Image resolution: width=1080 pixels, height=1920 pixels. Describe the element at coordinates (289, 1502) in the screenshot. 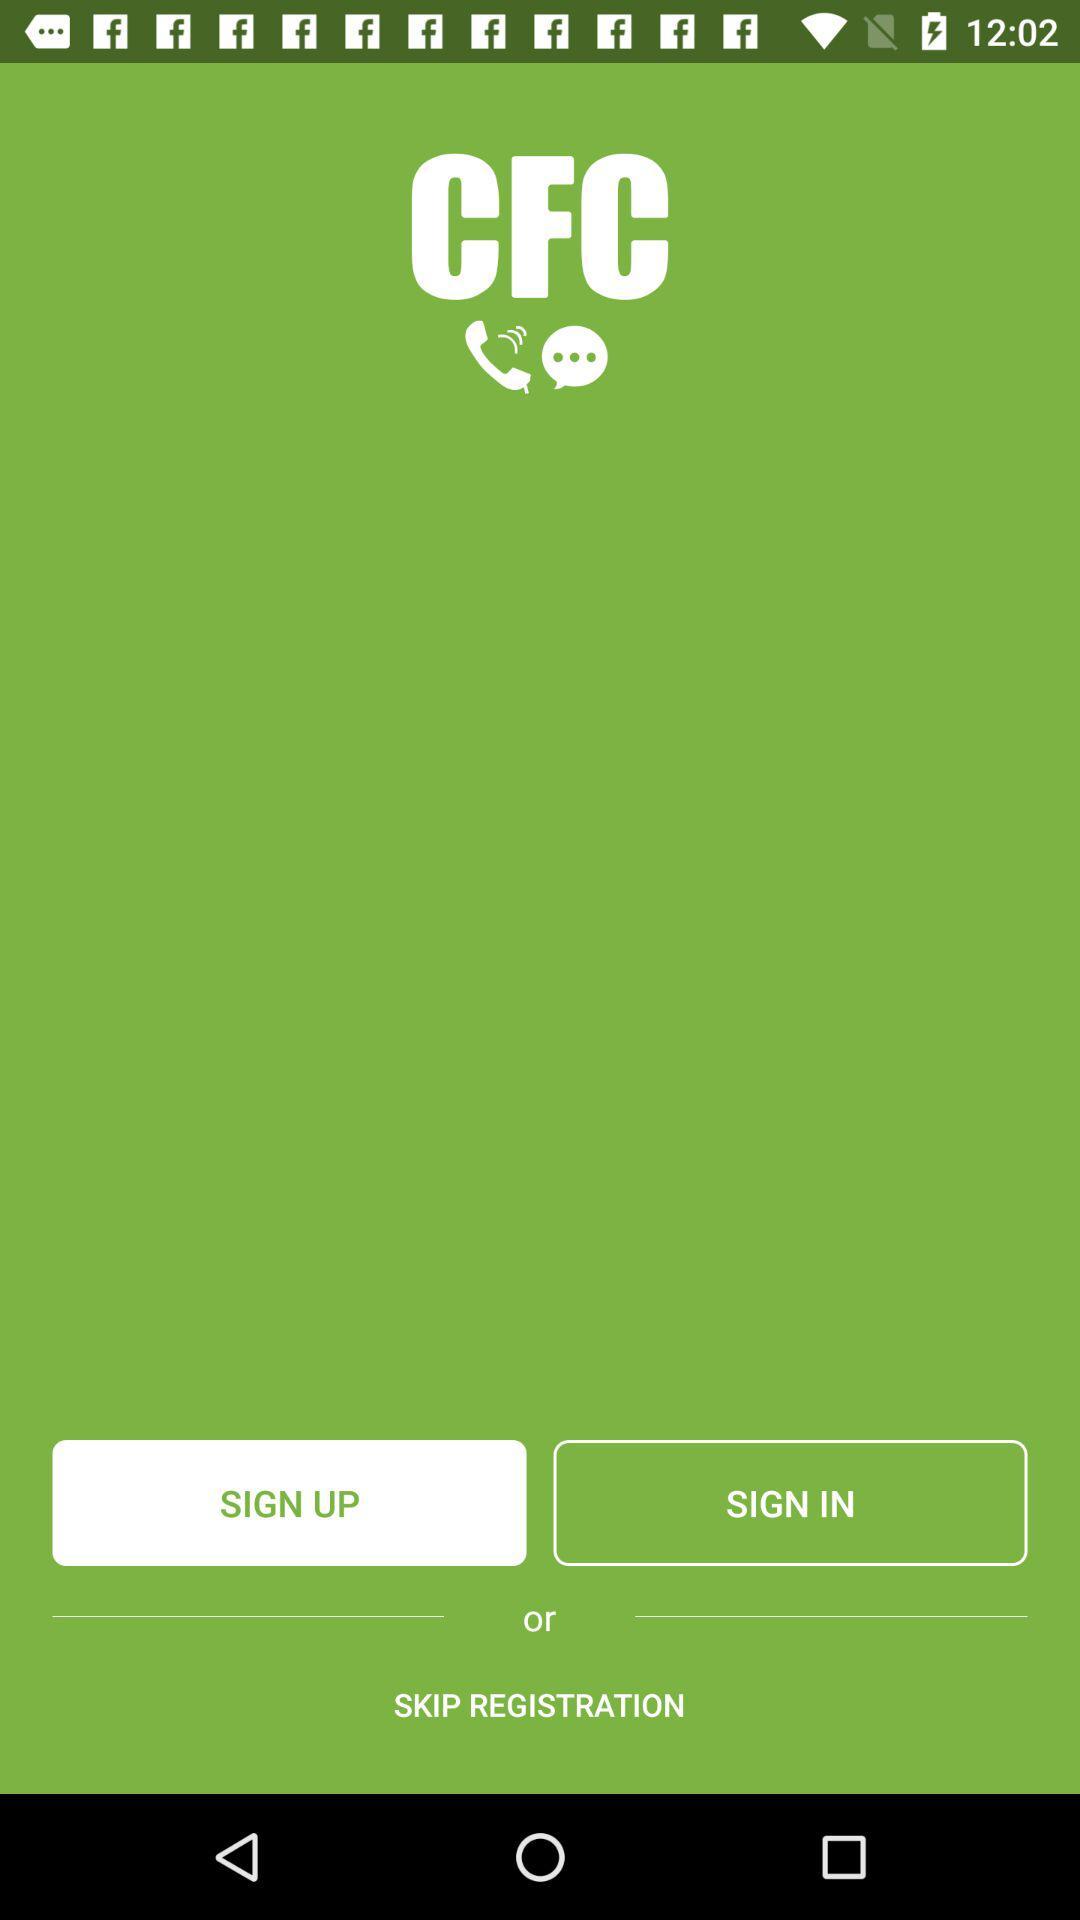

I see `item to the left of the sign in icon` at that location.